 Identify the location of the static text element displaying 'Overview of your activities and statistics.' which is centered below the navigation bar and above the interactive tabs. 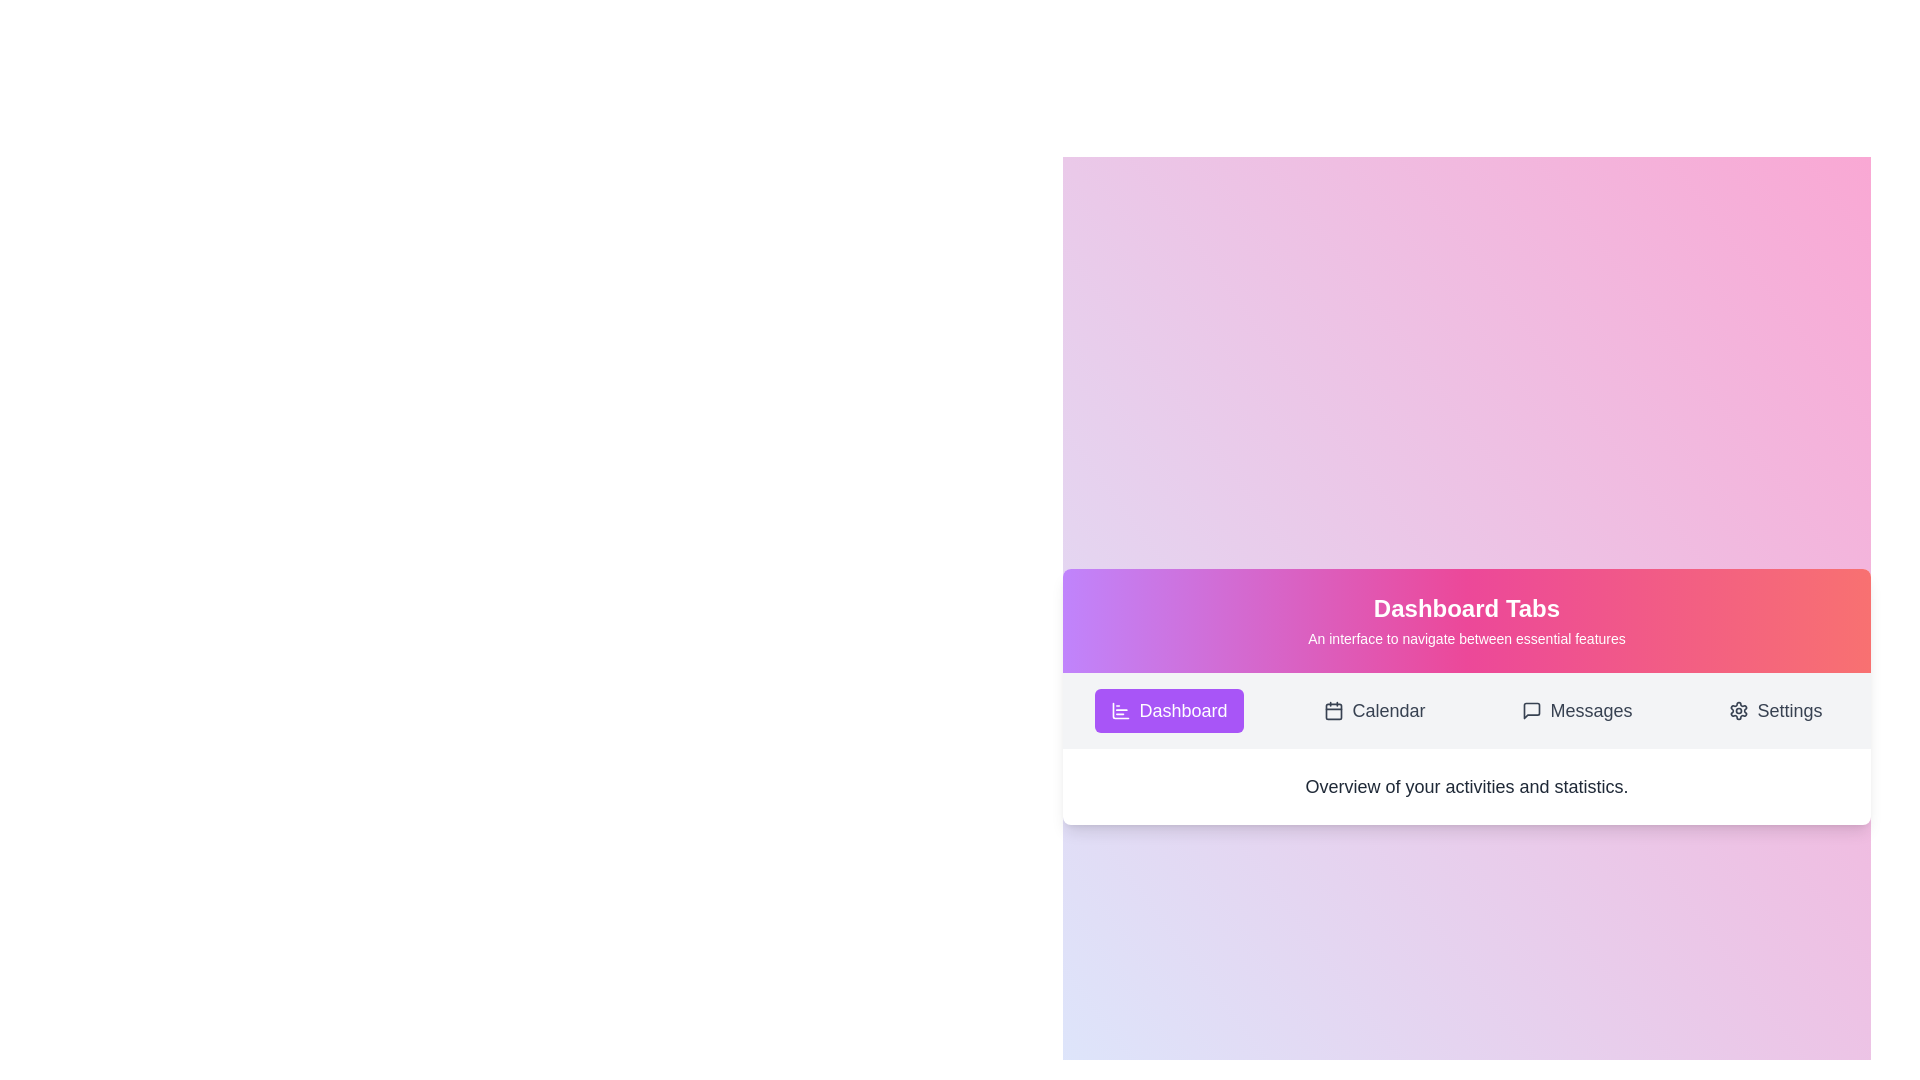
(1467, 785).